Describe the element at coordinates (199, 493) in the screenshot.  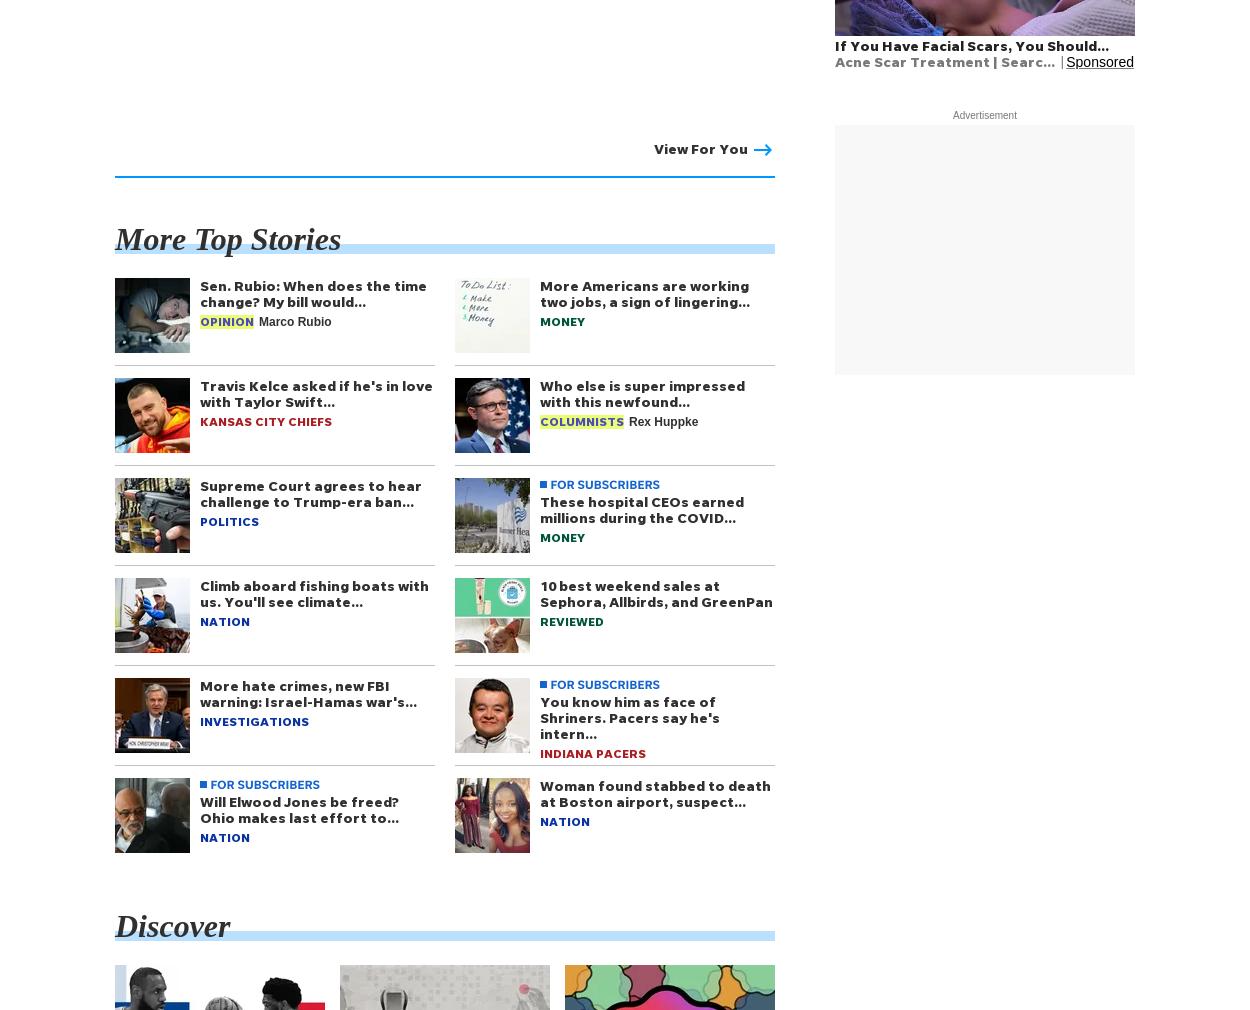
I see `'Supreme Court agrees to hear challenge to Trump-era ban…'` at that location.